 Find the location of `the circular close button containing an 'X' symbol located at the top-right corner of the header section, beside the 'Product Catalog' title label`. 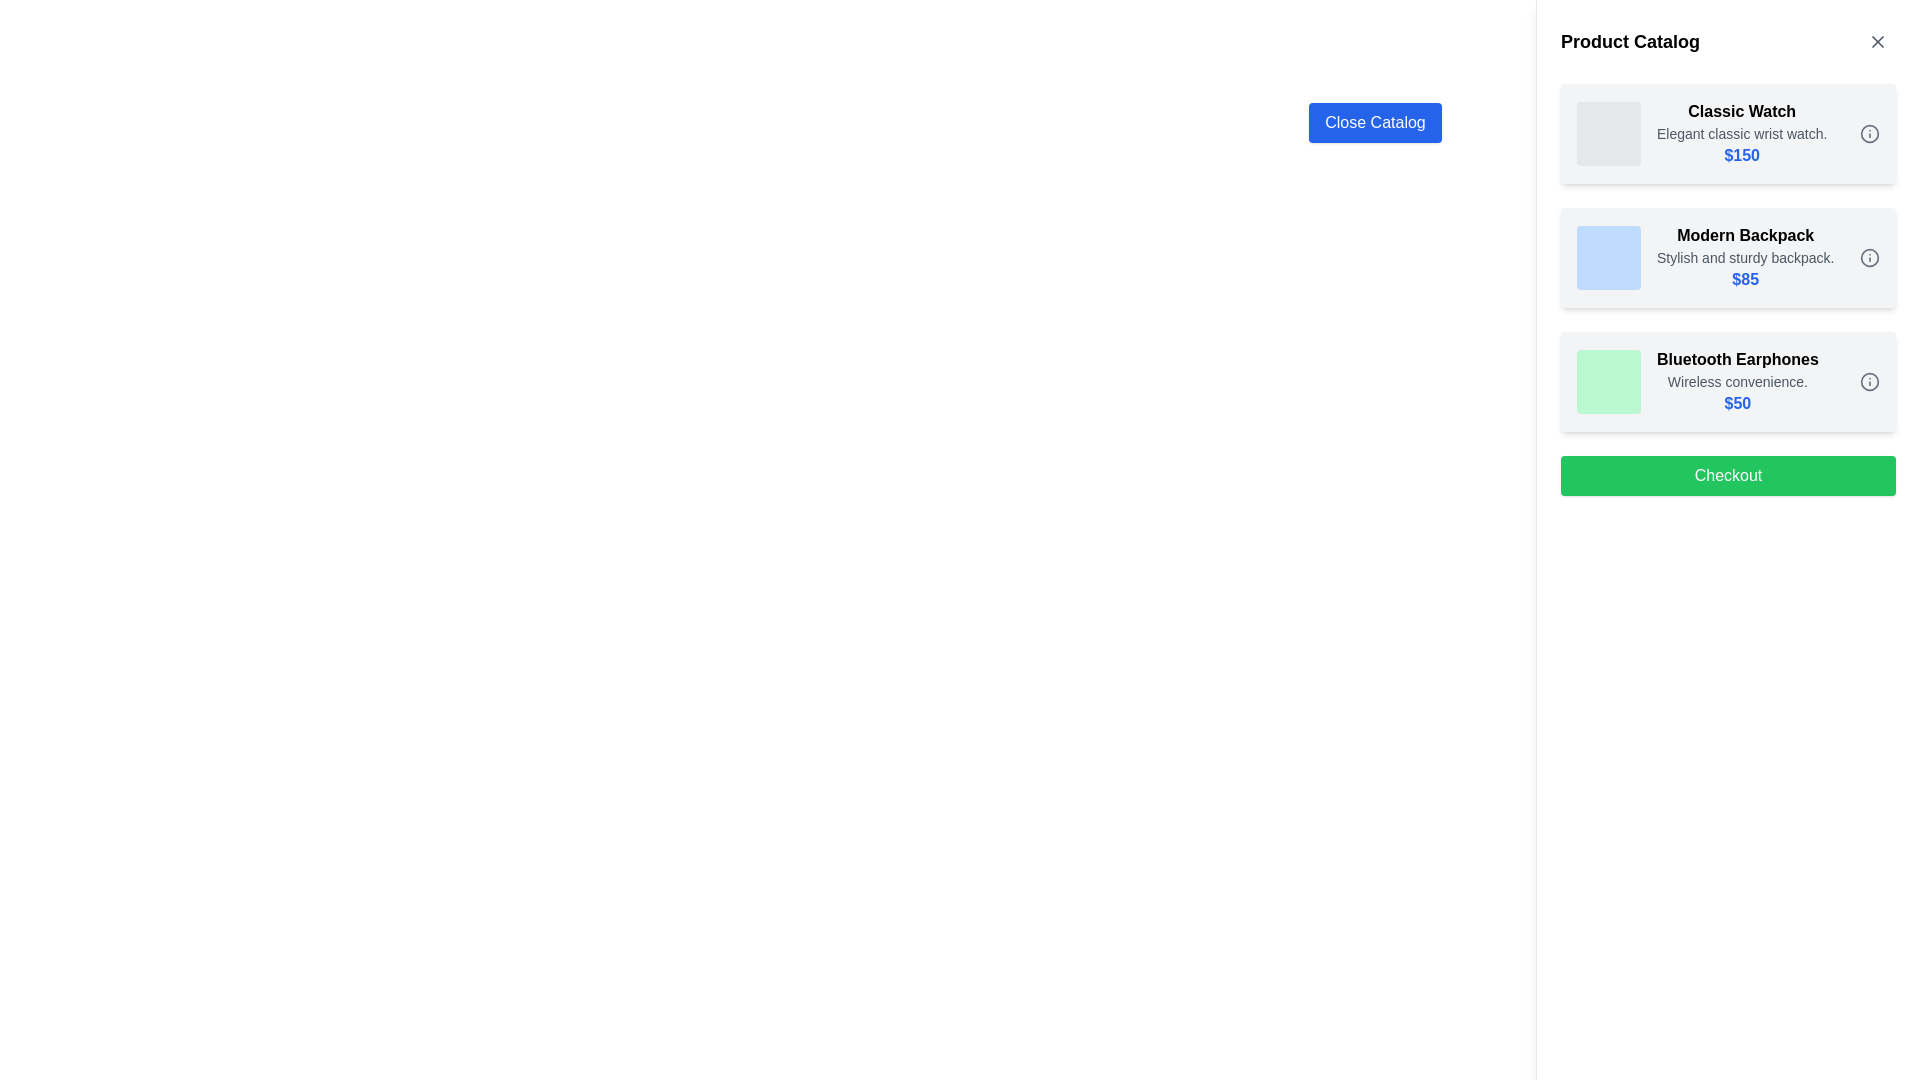

the circular close button containing an 'X' symbol located at the top-right corner of the header section, beside the 'Product Catalog' title label is located at coordinates (1876, 42).